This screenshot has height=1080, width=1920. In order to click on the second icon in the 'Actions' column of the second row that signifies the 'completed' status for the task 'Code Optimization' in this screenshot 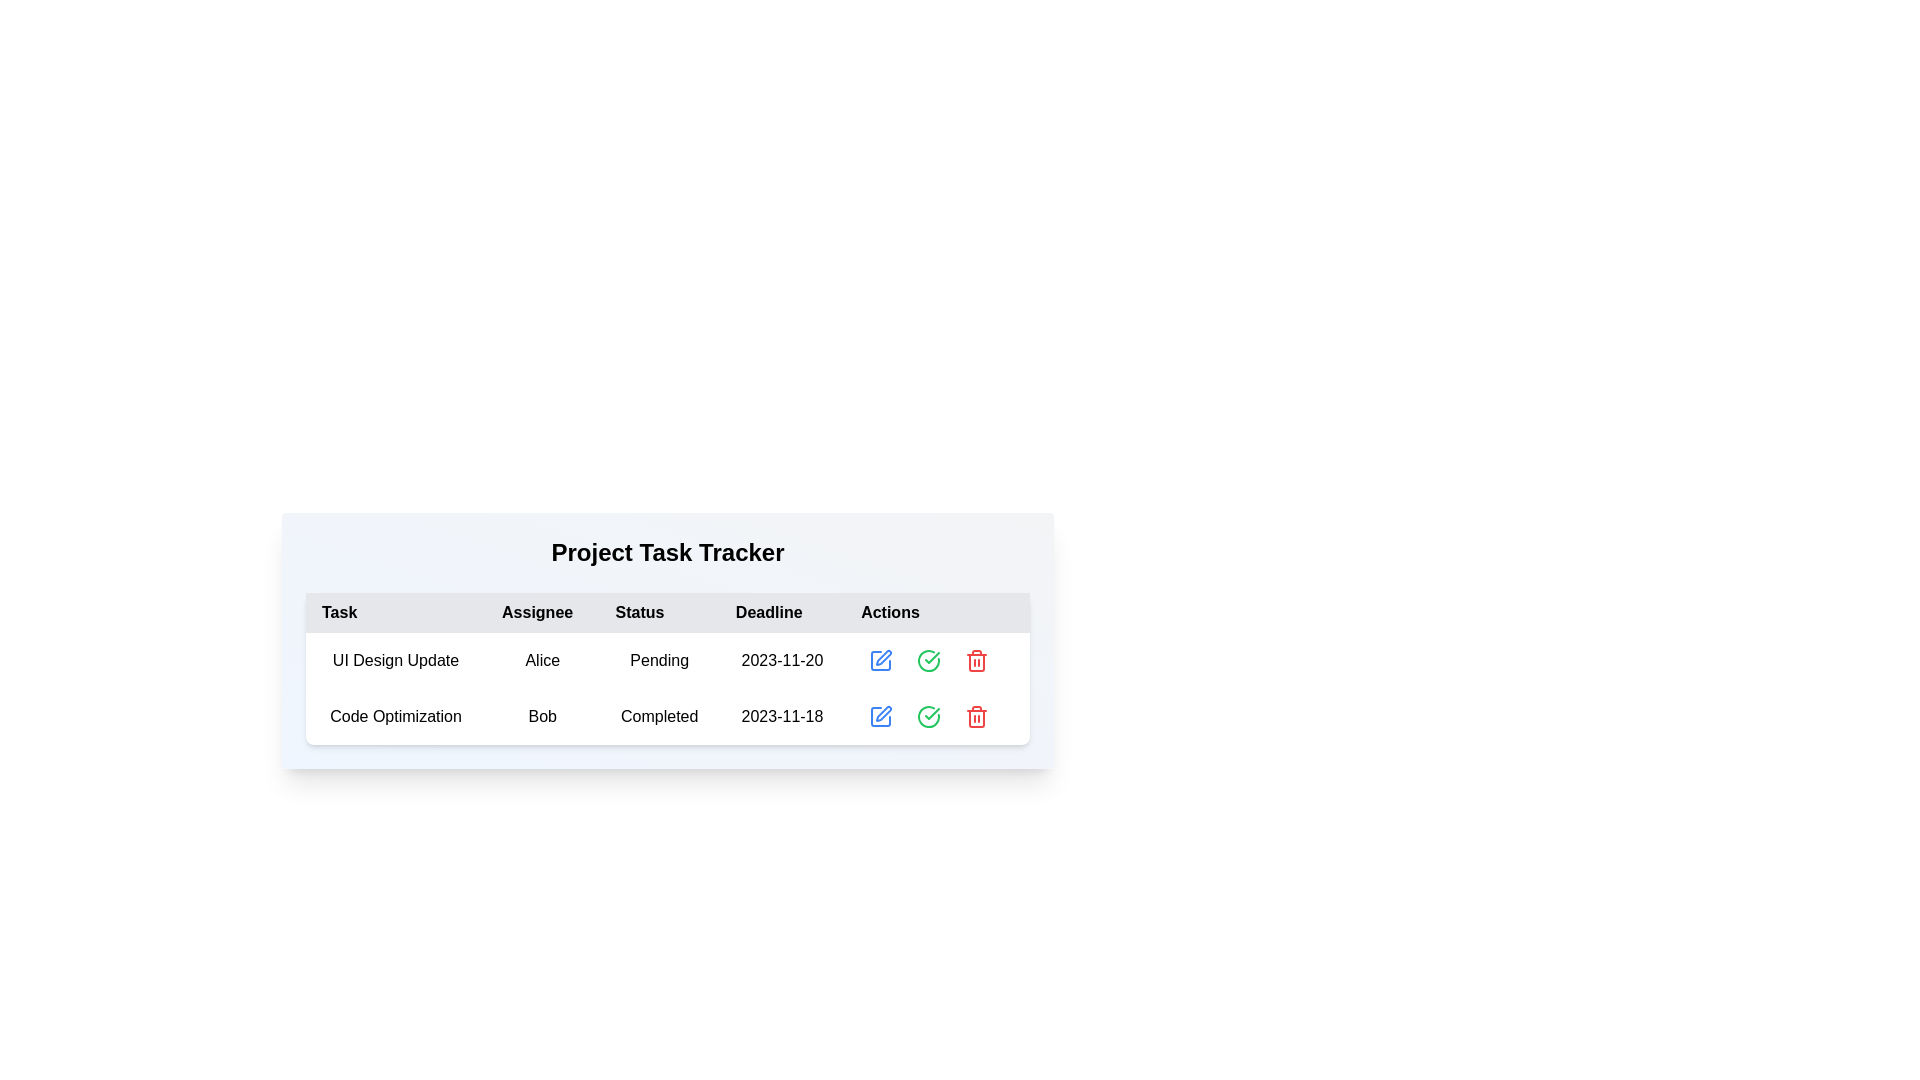, I will do `click(928, 660)`.